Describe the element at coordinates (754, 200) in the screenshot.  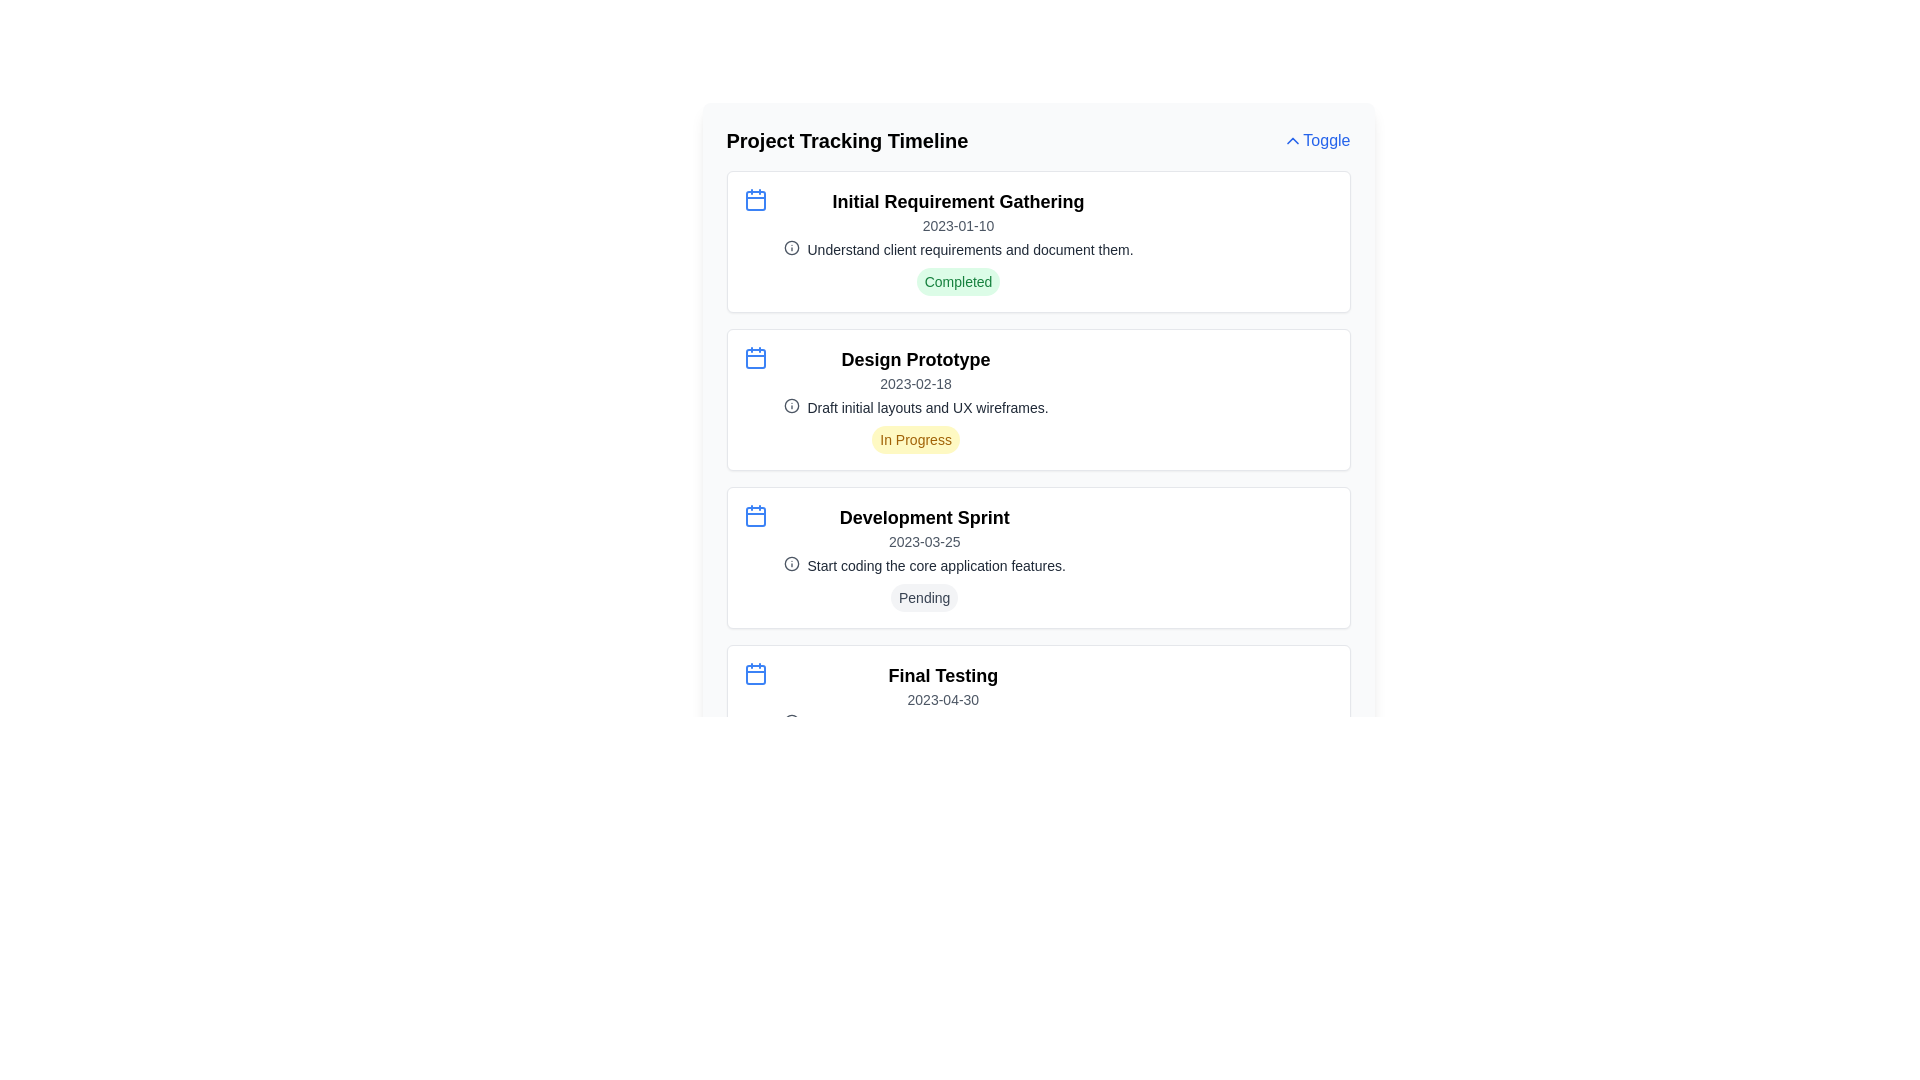
I see `the design of the small blue calendar icon located at the start of the first row in the project timeline list, aligned with the title 'Initial Requirement Gathering'` at that location.